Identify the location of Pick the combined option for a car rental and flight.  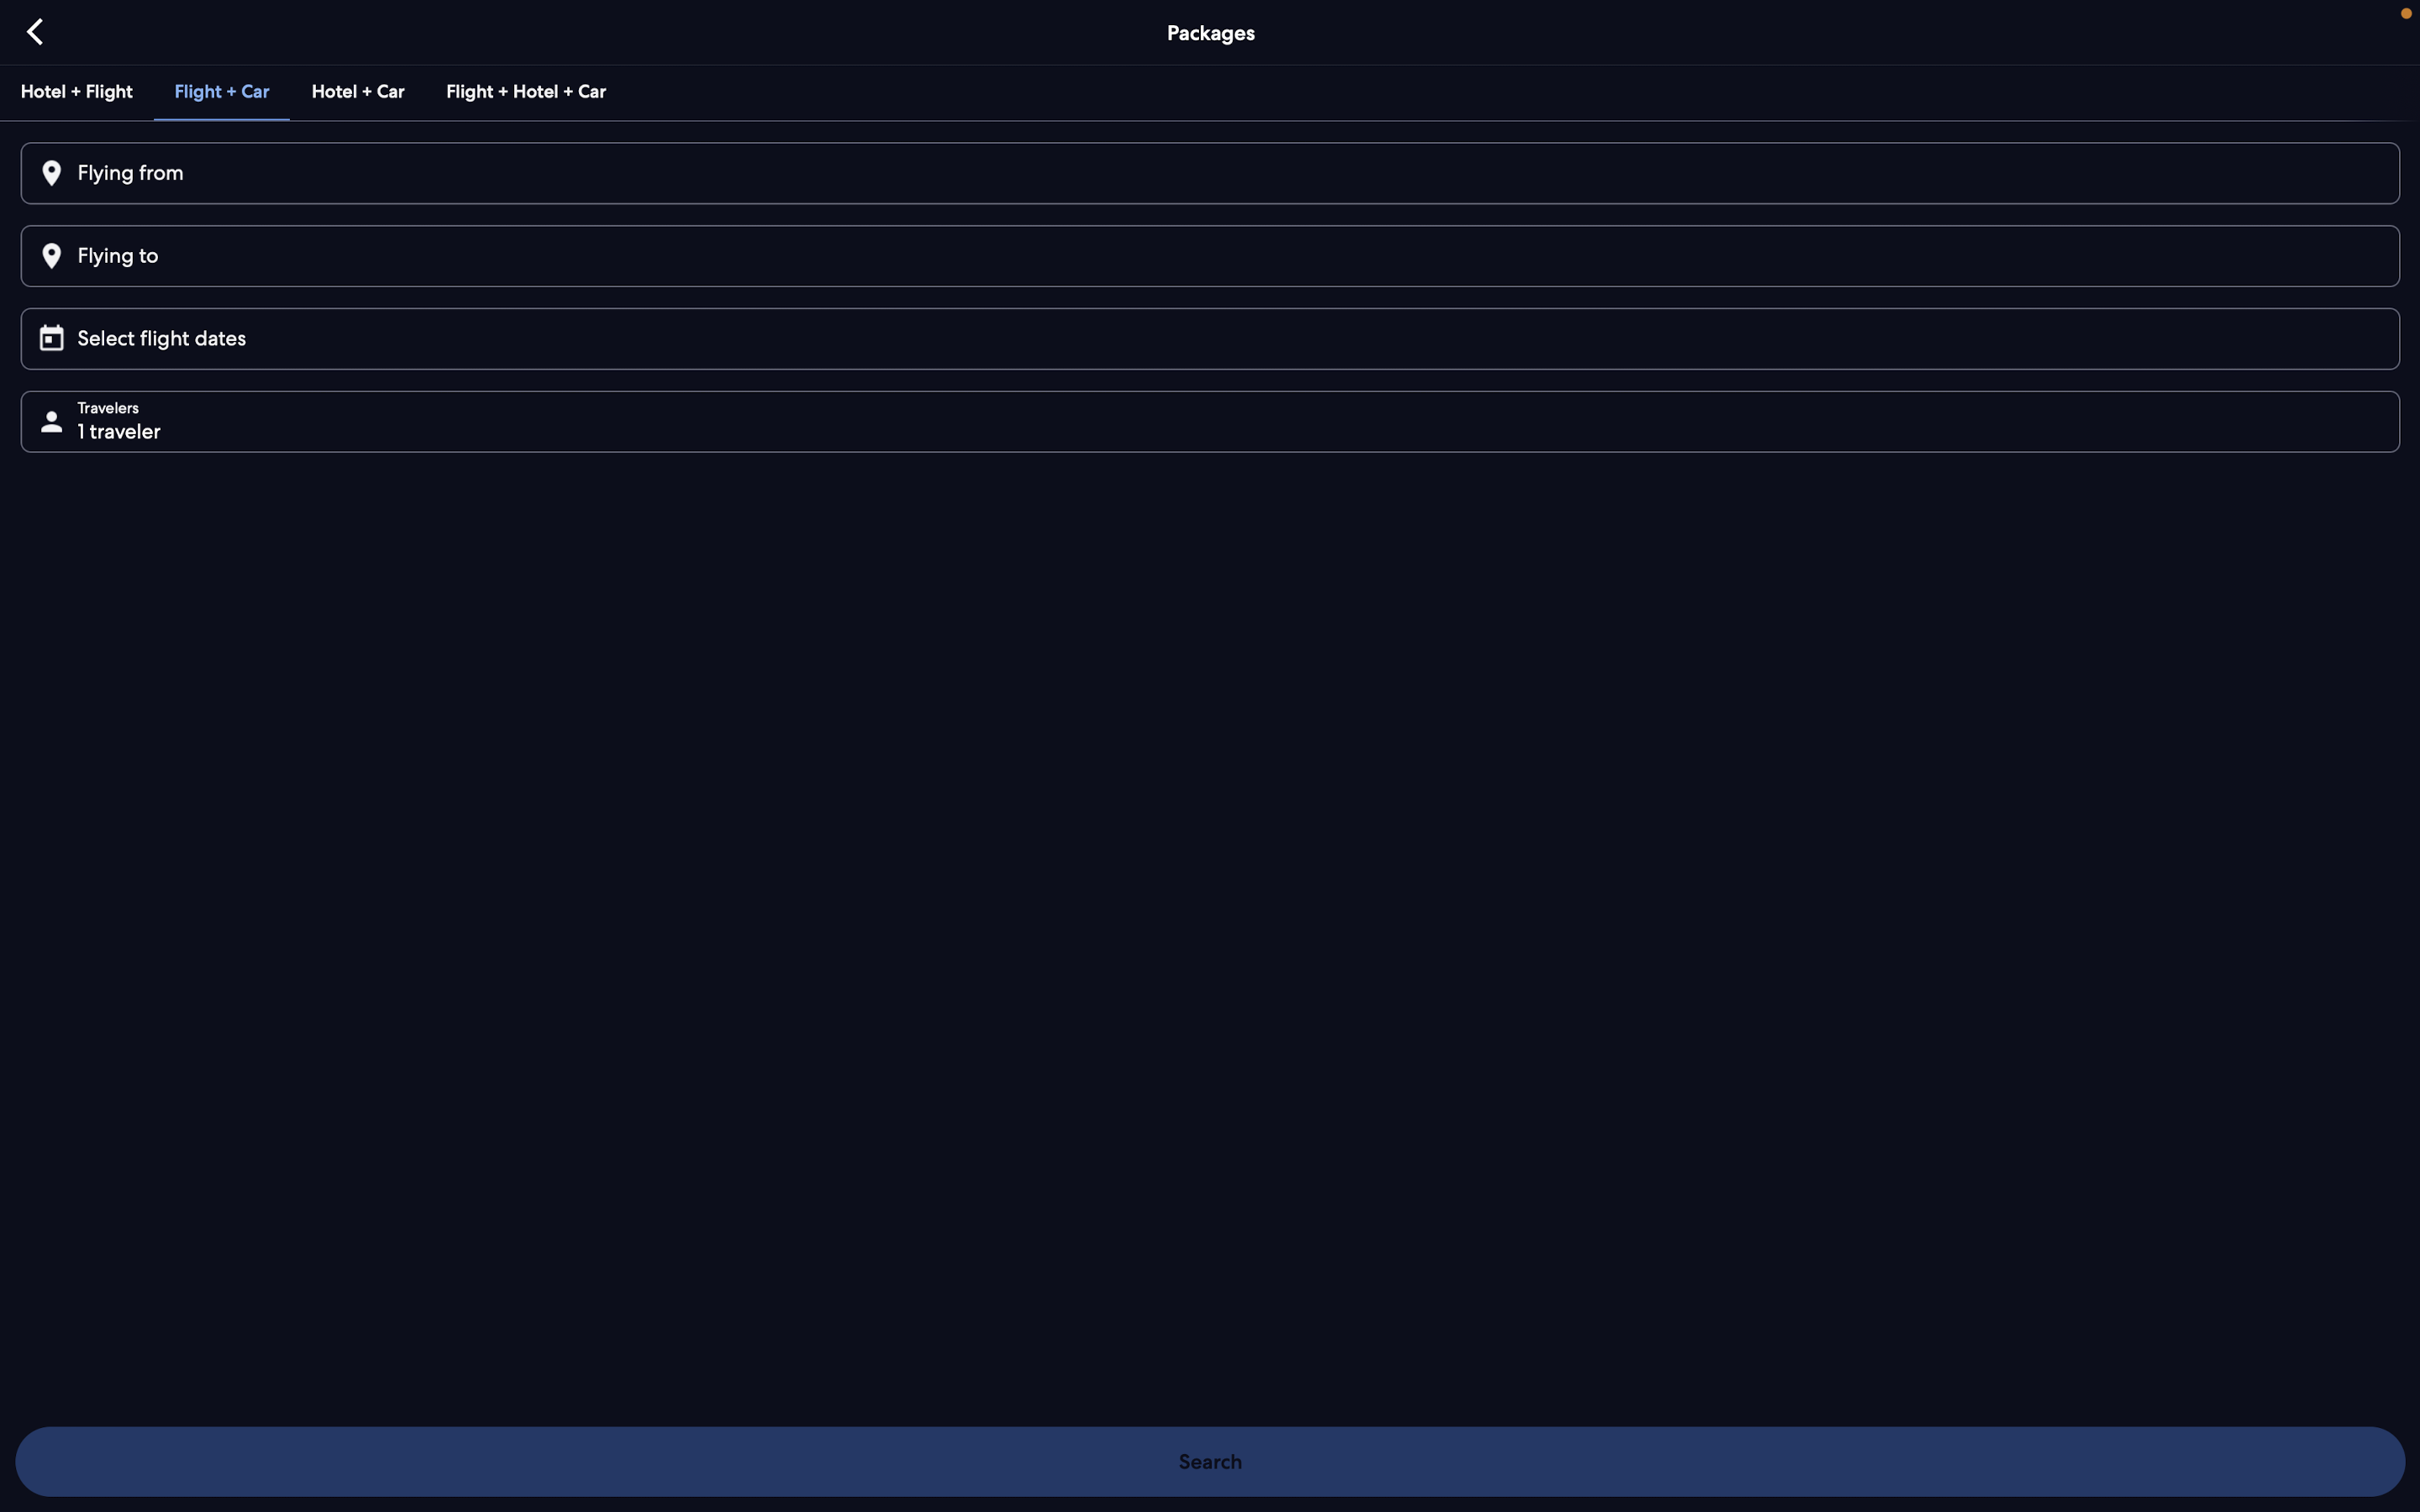
(218, 88).